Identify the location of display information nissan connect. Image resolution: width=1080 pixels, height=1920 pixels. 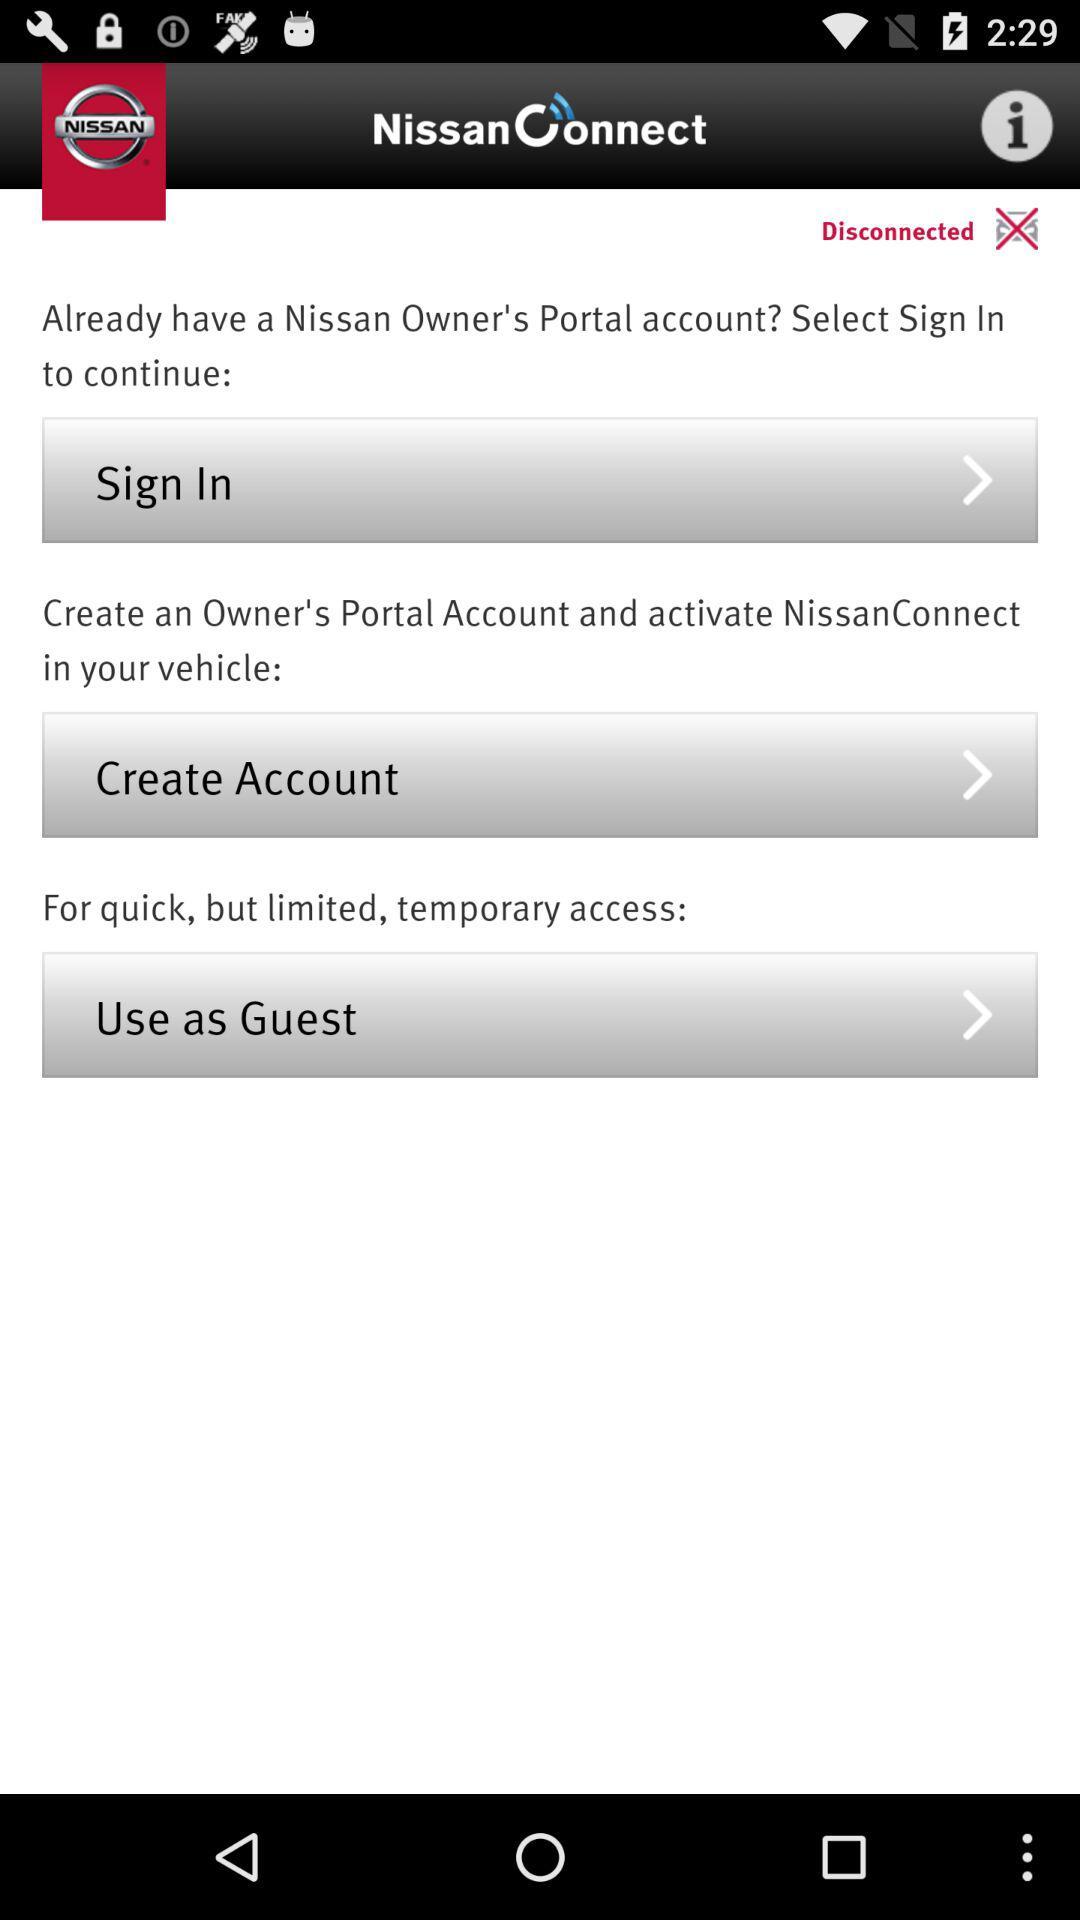
(1017, 124).